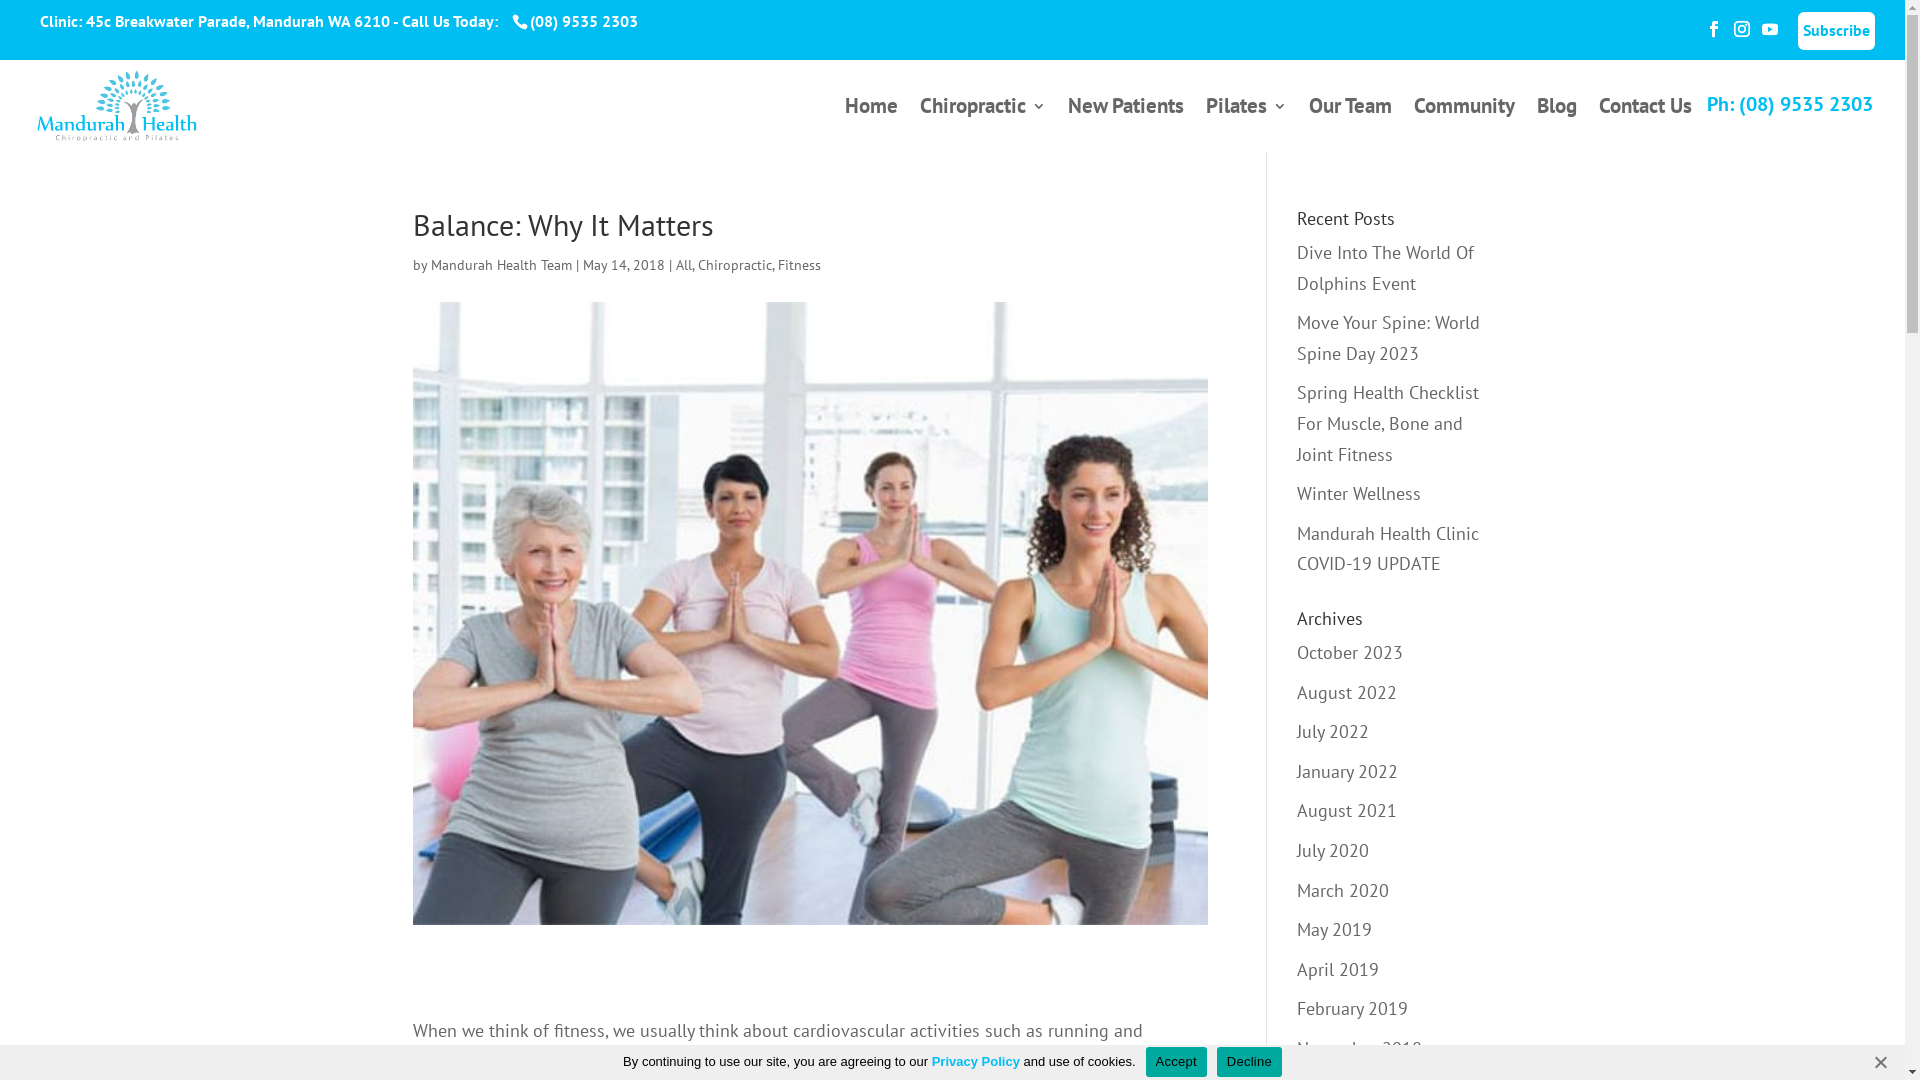 This screenshot has height=1080, width=1920. Describe the element at coordinates (1645, 125) in the screenshot. I see `'Contact Us'` at that location.